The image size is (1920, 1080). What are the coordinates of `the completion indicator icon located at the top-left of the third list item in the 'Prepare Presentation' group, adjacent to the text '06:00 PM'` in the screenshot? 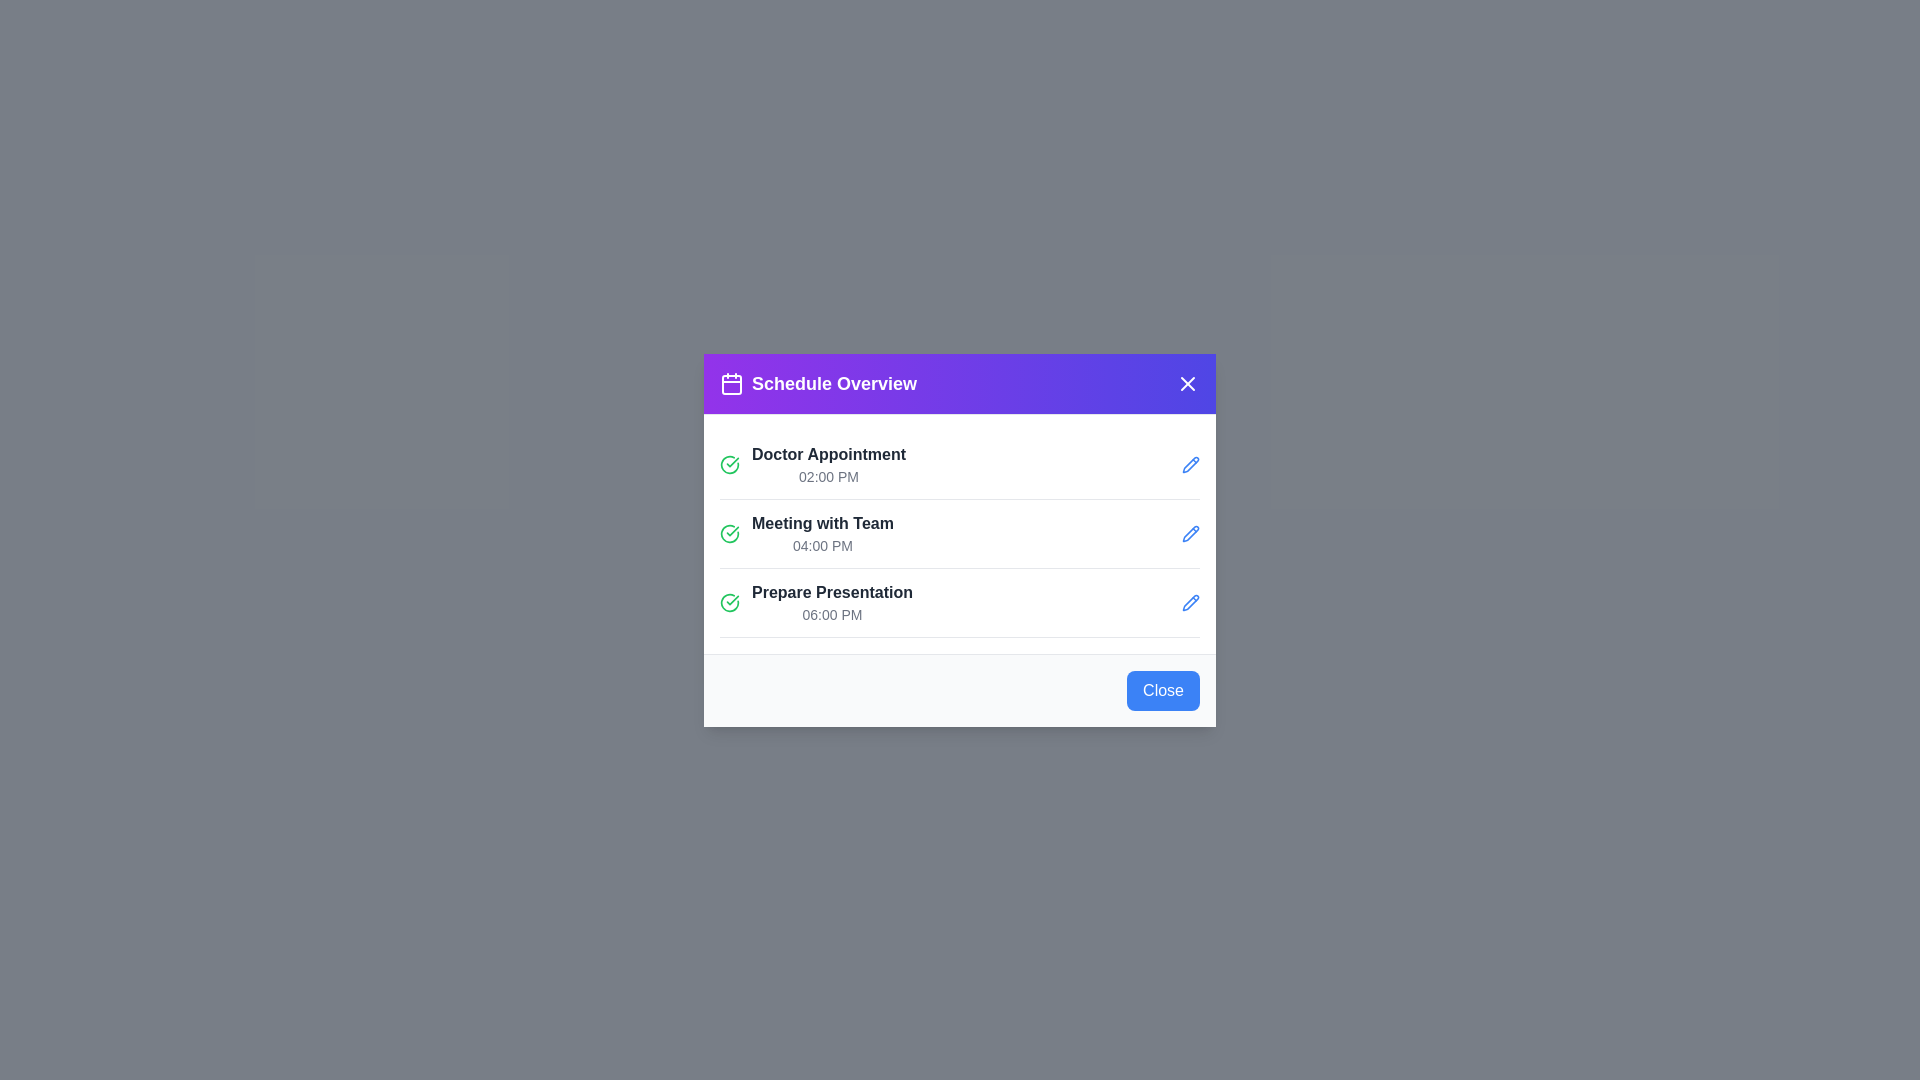 It's located at (728, 601).